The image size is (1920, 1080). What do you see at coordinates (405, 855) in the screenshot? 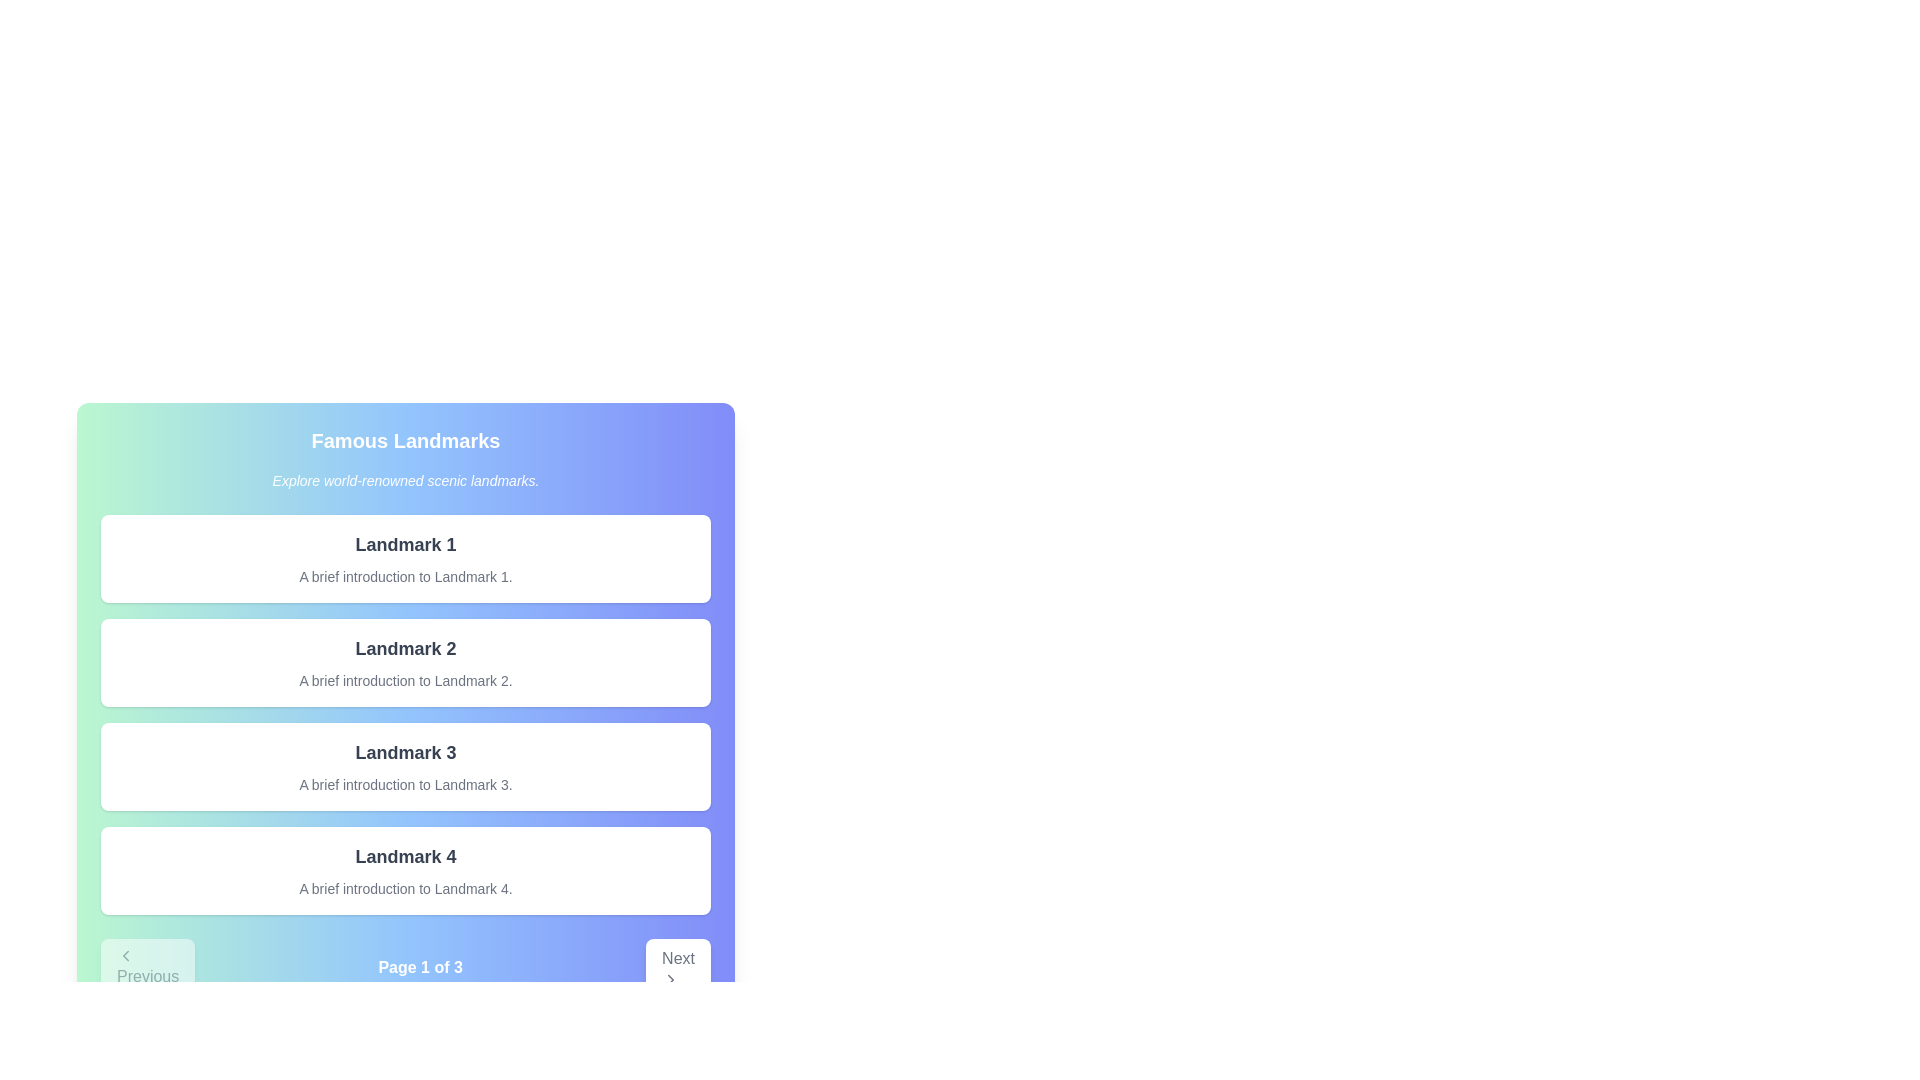
I see `the title label of the fourth listed landmark, which is positioned above the text 'A brief introduction to Landmark 4.'` at bounding box center [405, 855].